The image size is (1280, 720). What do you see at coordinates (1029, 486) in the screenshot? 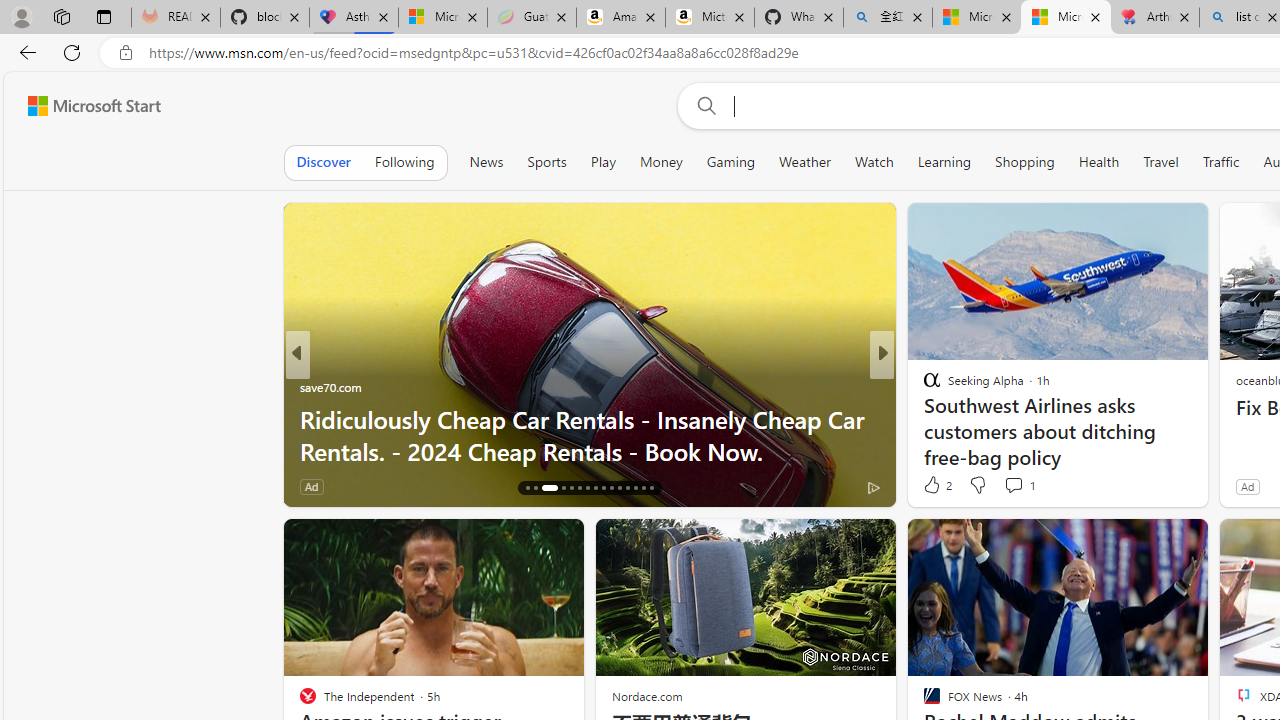
I see `'View comments 20 Comment'` at bounding box center [1029, 486].